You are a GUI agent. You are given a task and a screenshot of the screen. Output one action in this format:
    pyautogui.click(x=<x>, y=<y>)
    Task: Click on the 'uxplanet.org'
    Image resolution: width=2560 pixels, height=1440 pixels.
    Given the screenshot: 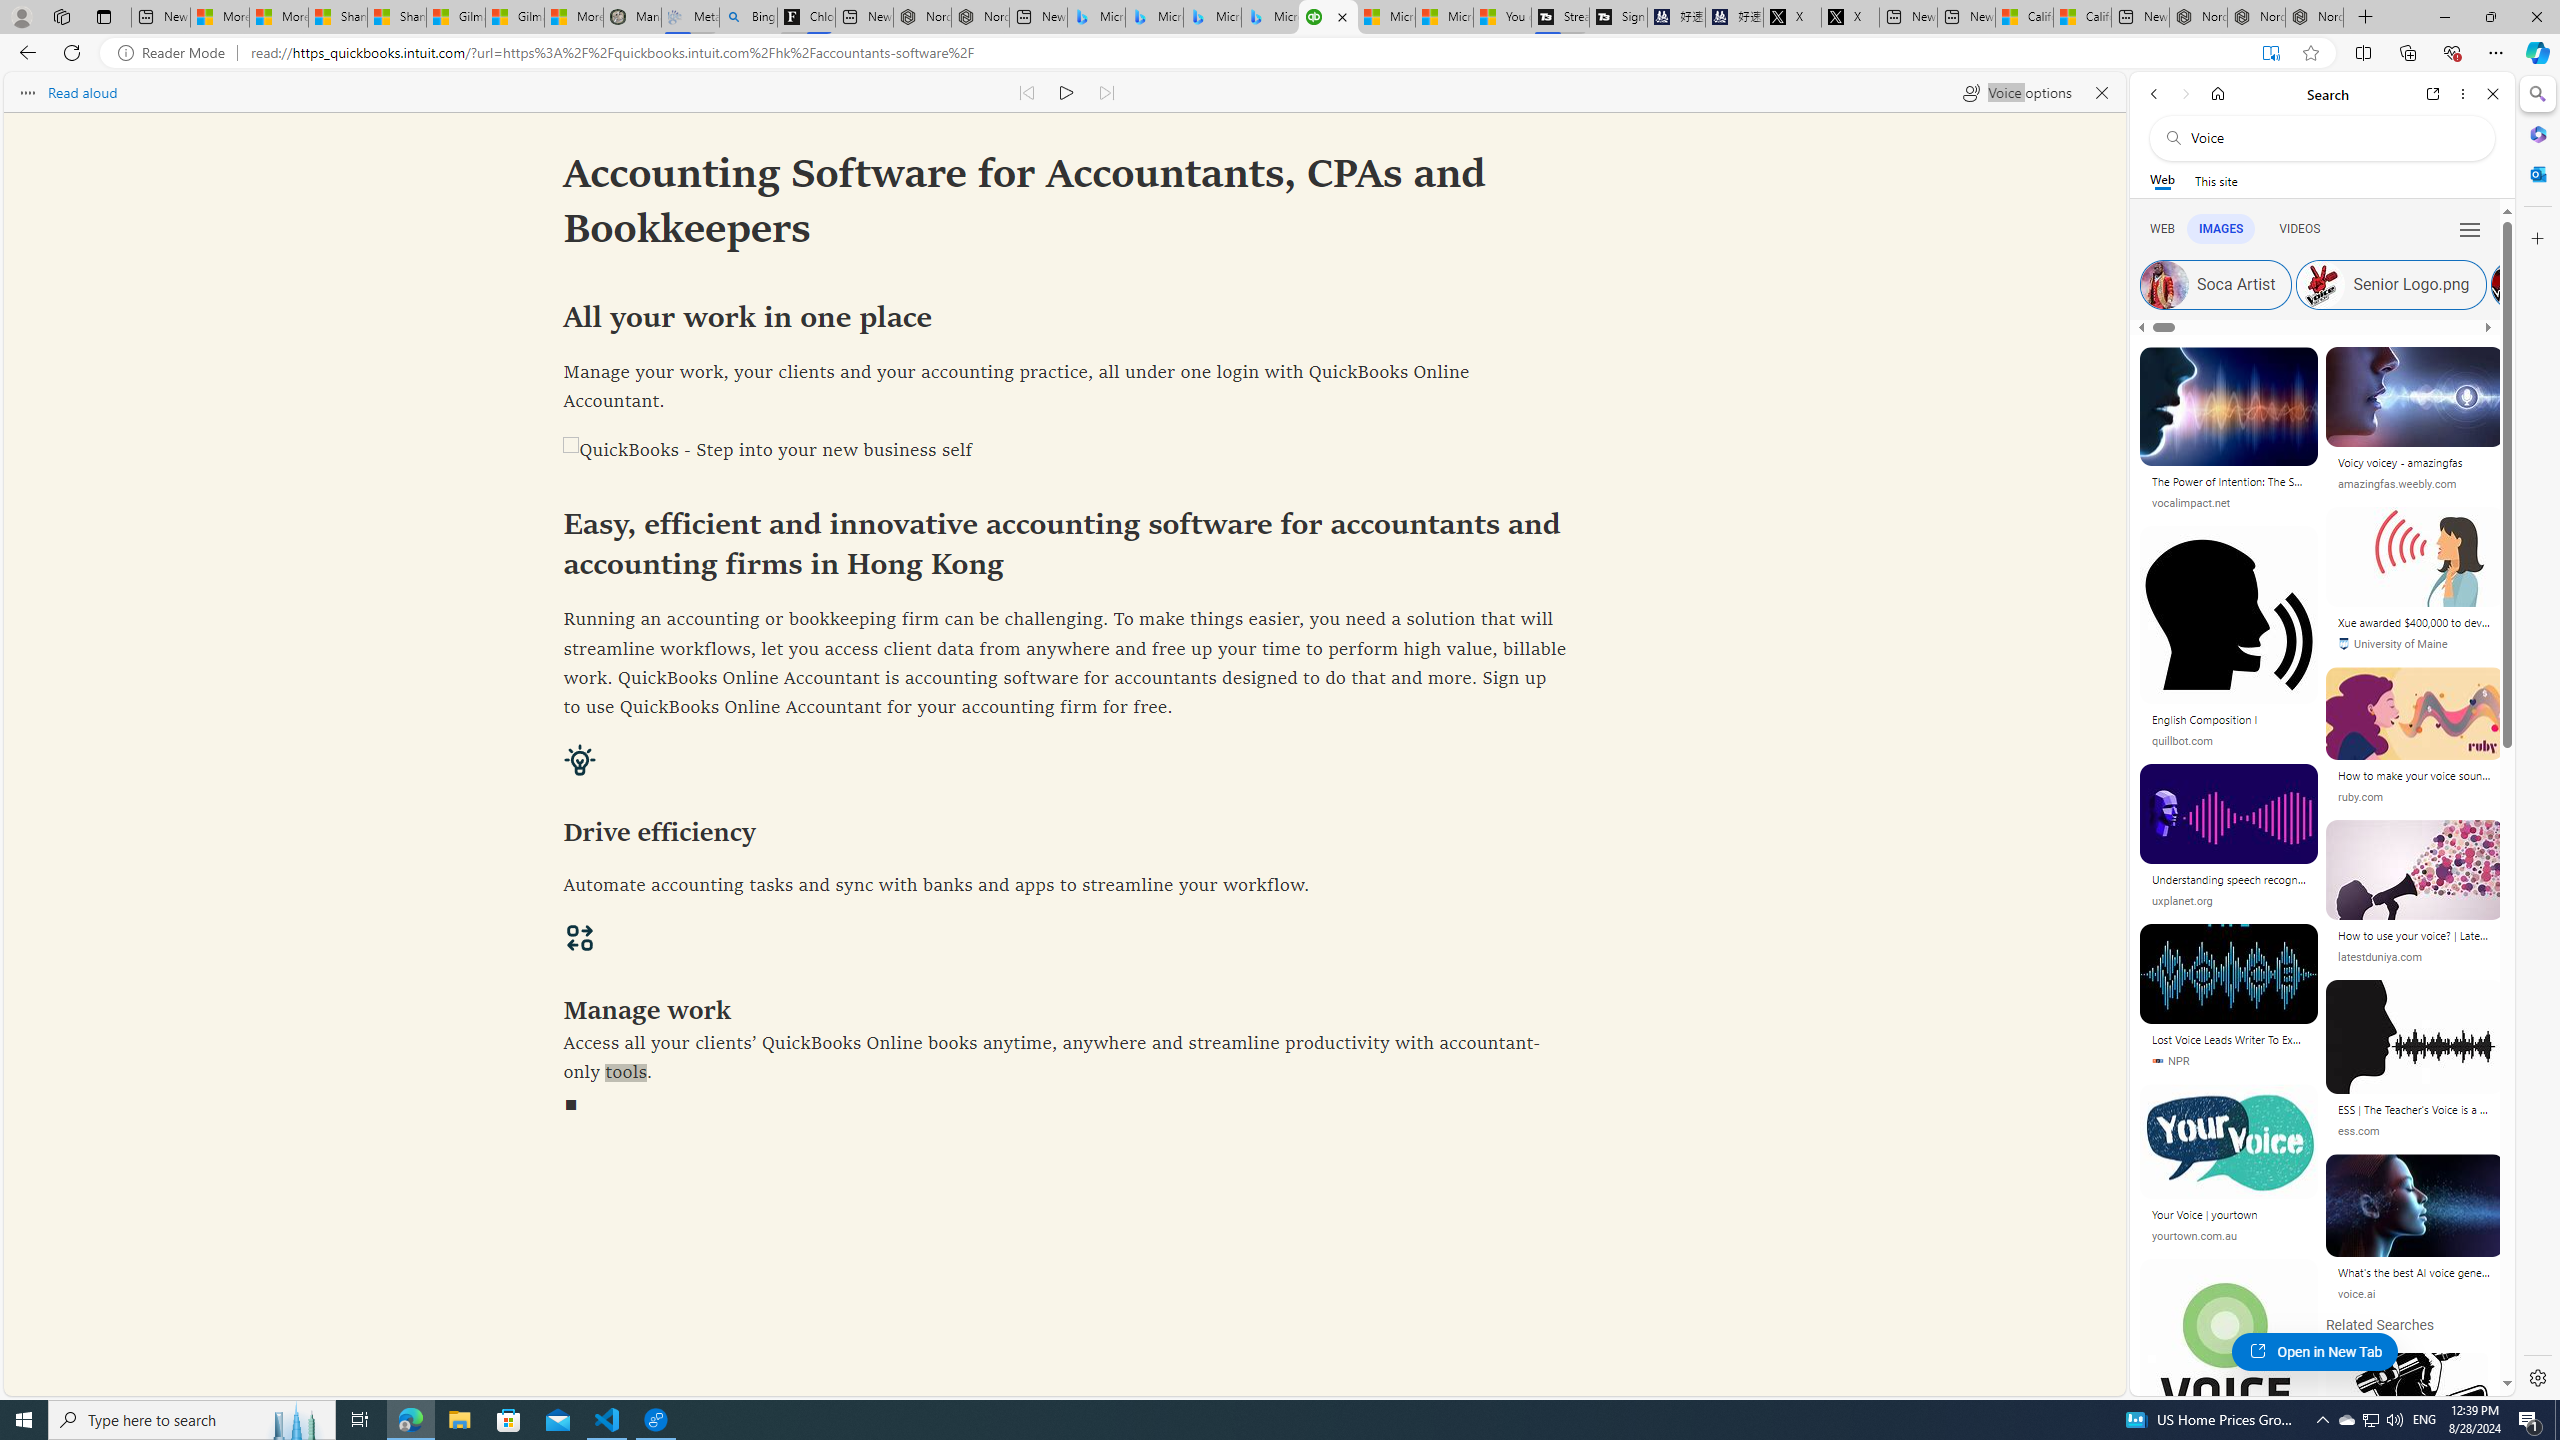 What is the action you would take?
    pyautogui.click(x=2181, y=901)
    